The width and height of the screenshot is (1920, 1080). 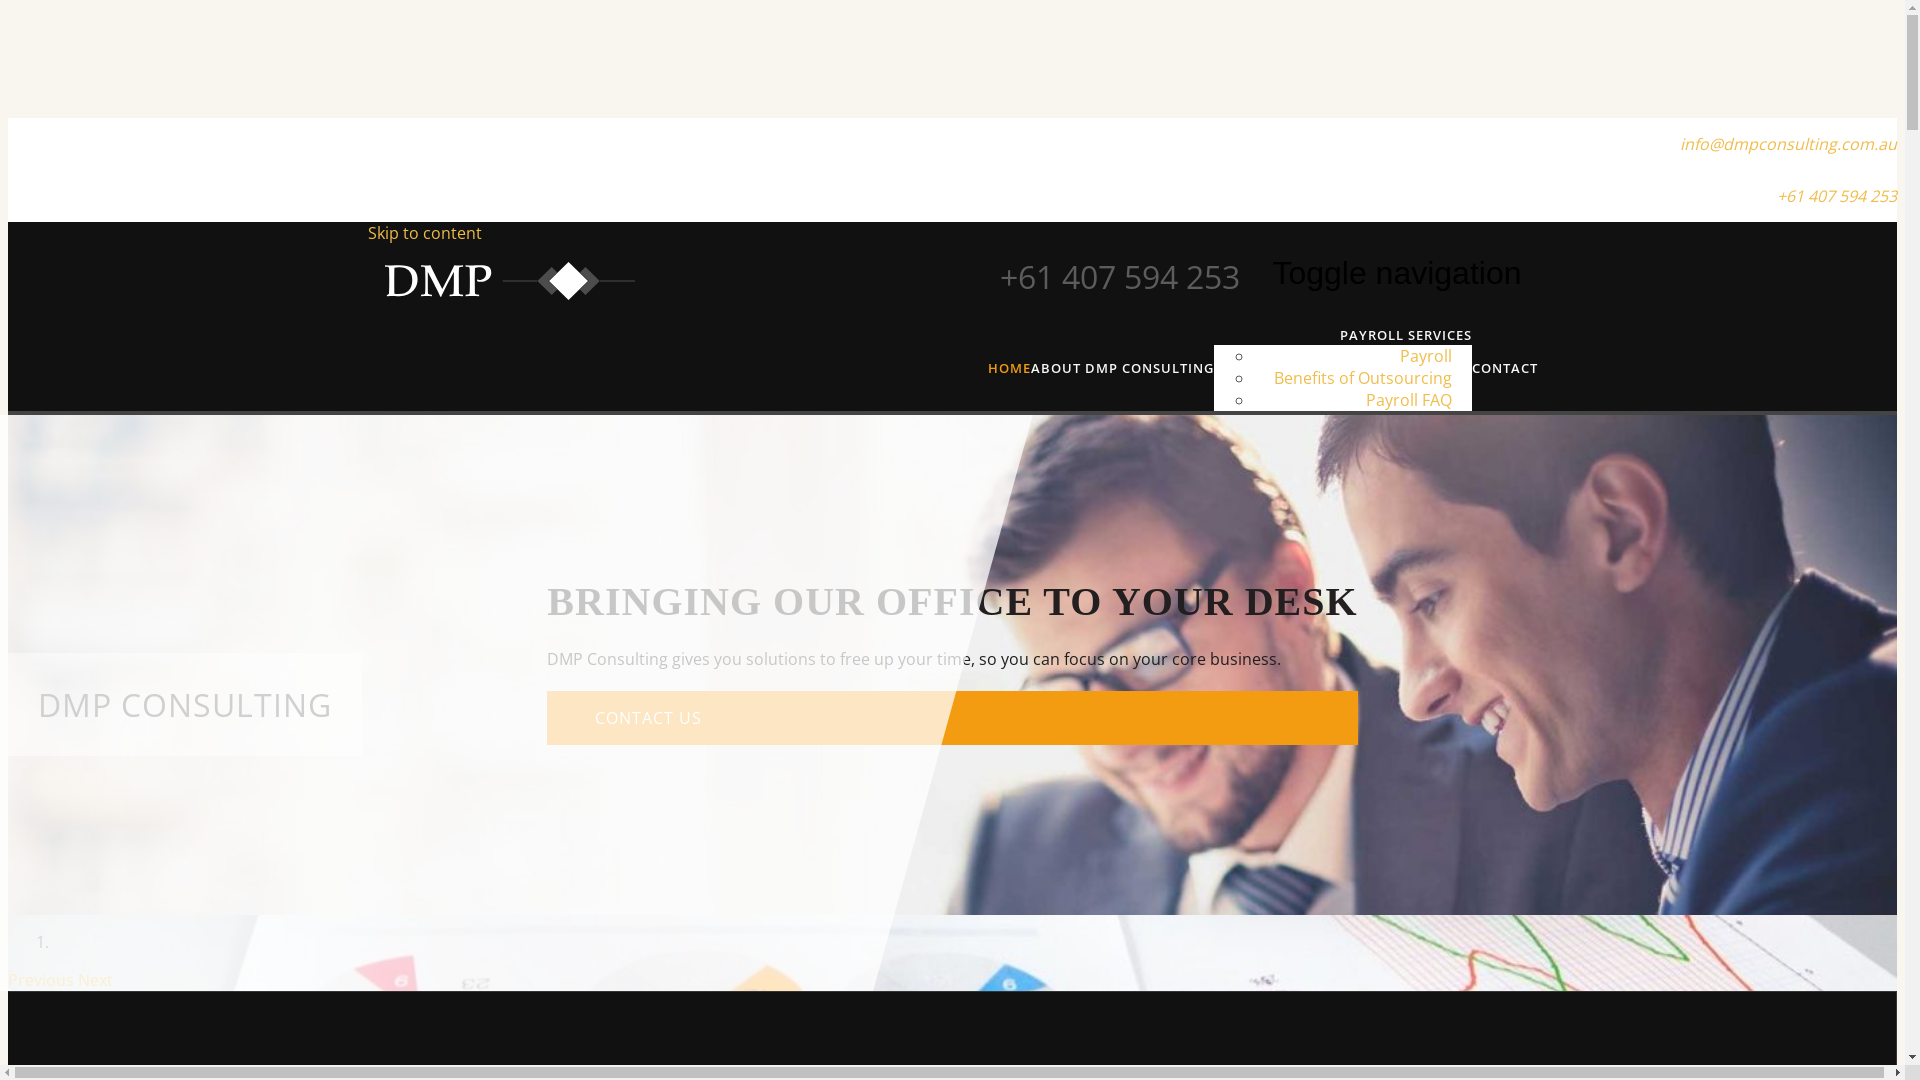 What do you see at coordinates (368, 231) in the screenshot?
I see `'Skip to content'` at bounding box center [368, 231].